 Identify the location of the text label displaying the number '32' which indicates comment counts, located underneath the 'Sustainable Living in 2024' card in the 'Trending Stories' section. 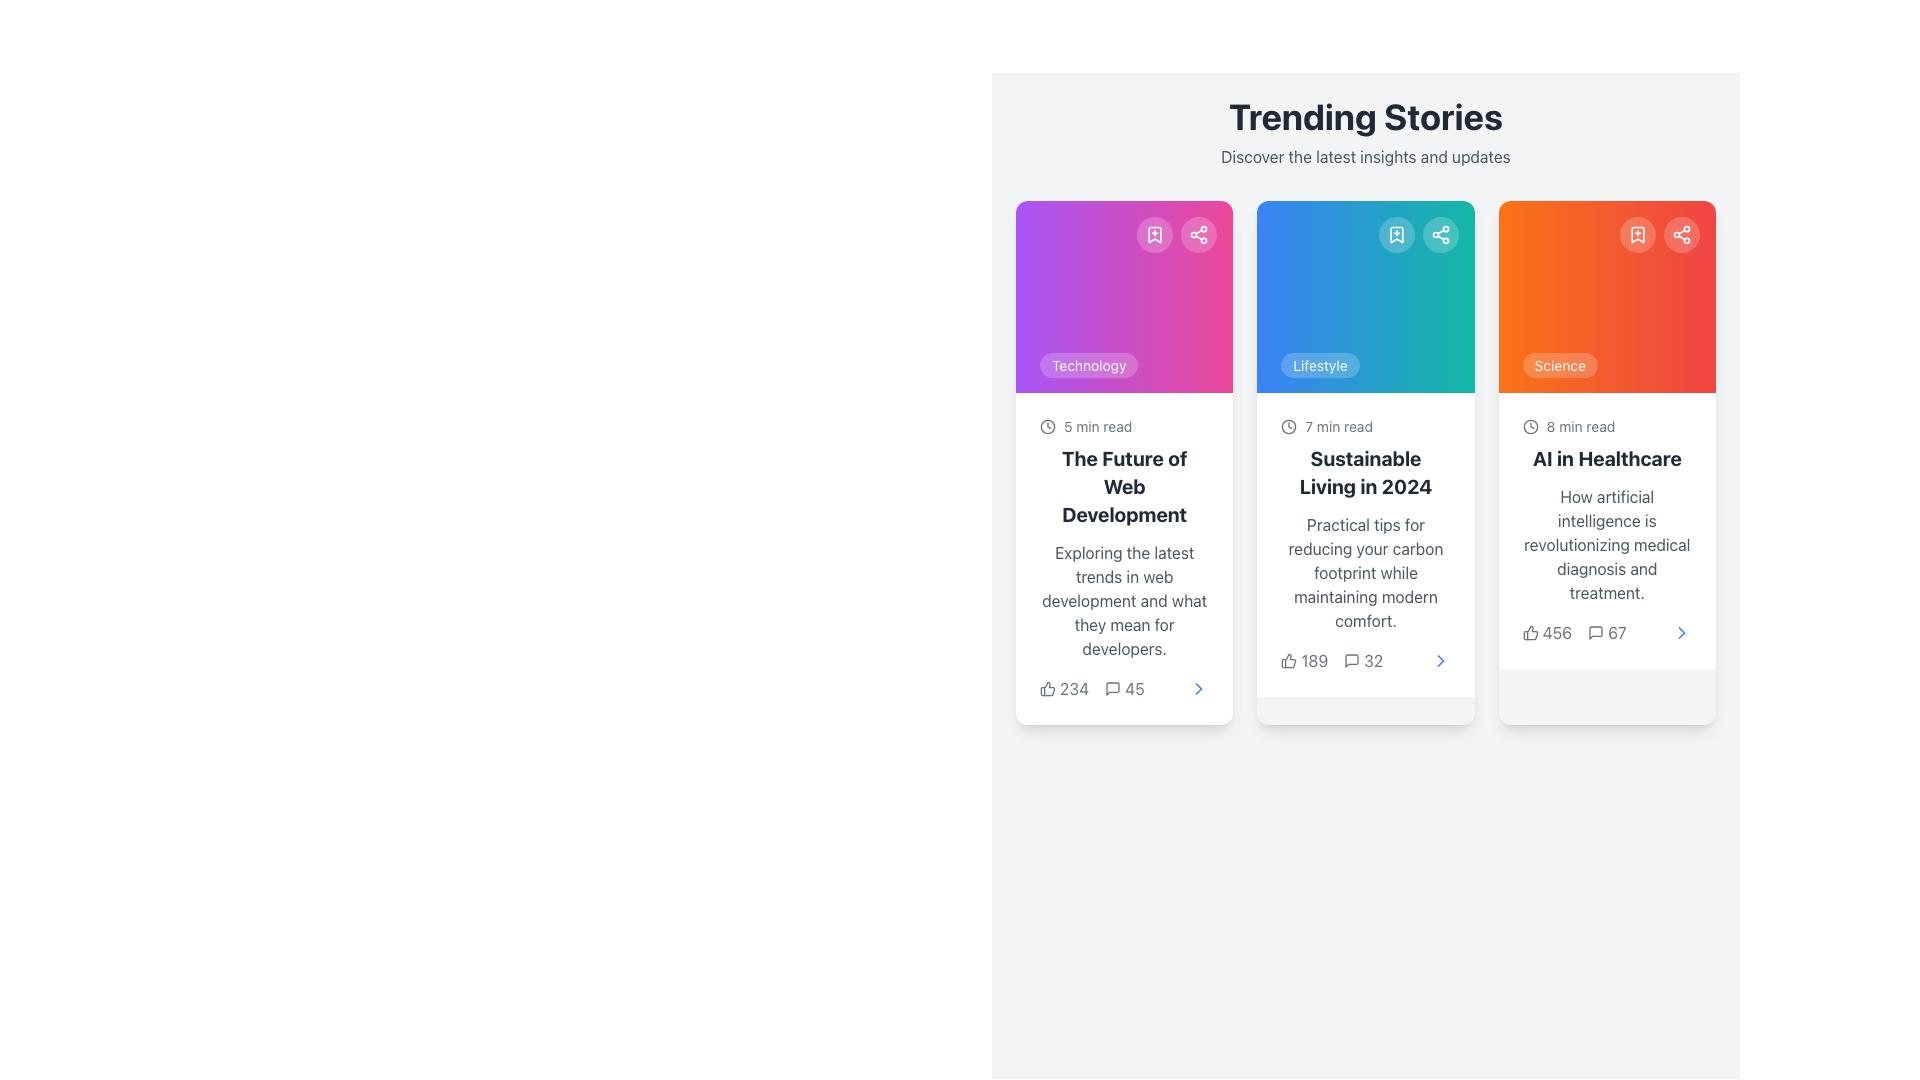
(1372, 660).